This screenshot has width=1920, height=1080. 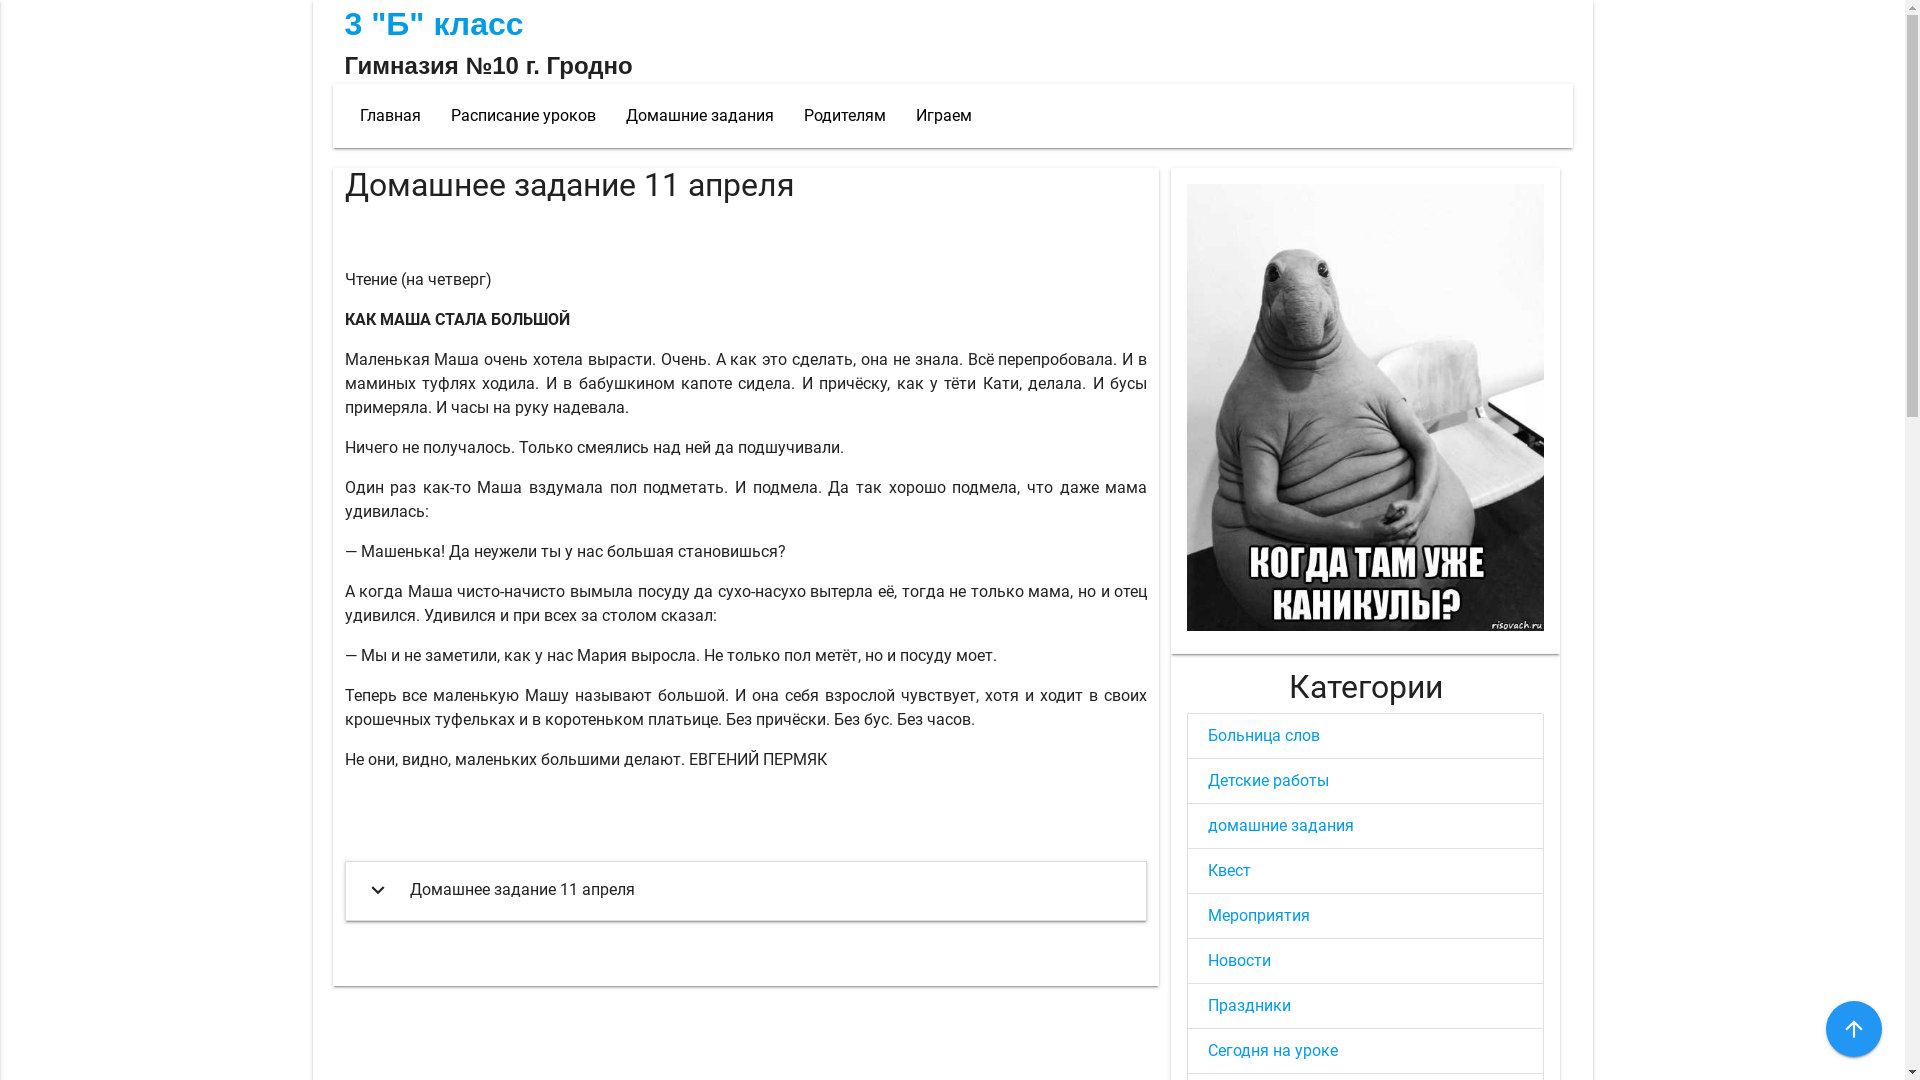 What do you see at coordinates (1852, 1029) in the screenshot?
I see `'arrow_upward'` at bounding box center [1852, 1029].